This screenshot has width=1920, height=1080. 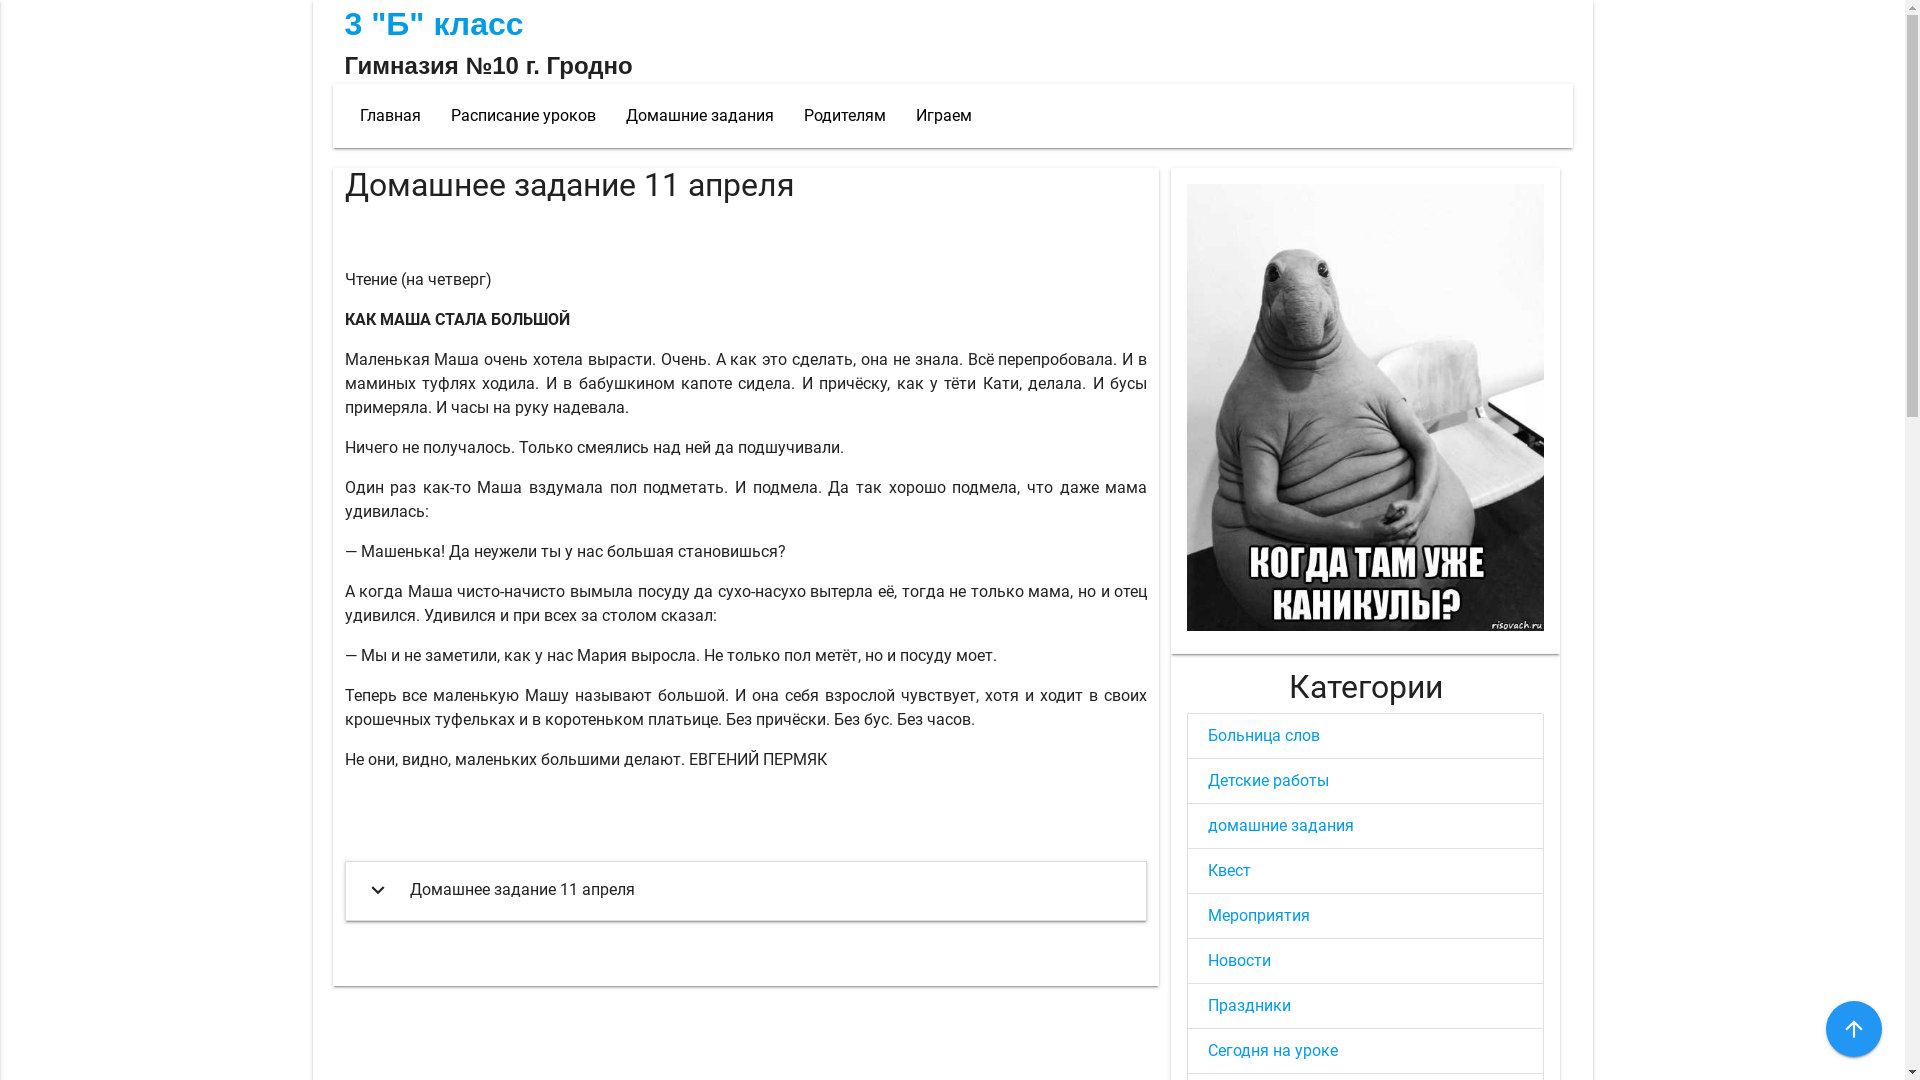 What do you see at coordinates (1852, 1029) in the screenshot?
I see `'arrow_upward'` at bounding box center [1852, 1029].